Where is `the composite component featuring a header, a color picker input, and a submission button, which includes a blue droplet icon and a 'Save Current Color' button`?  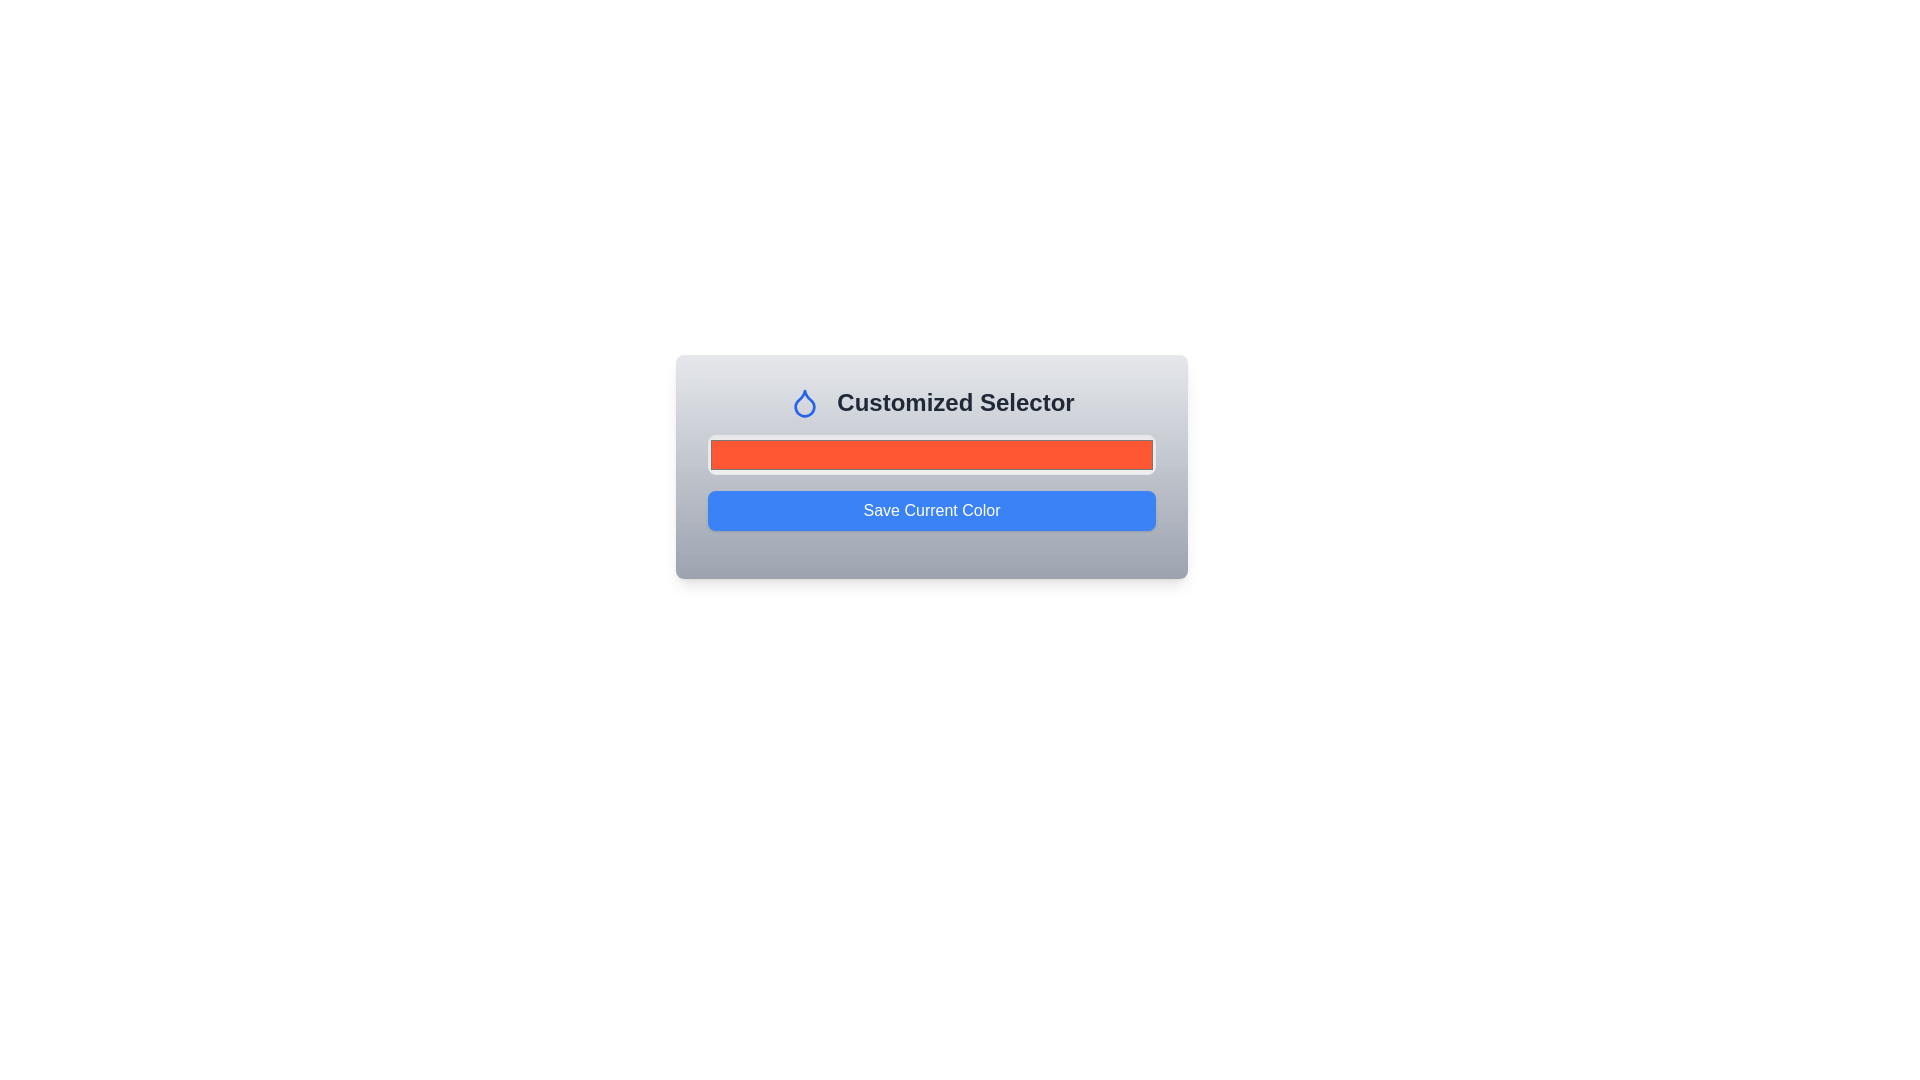
the composite component featuring a header, a color picker input, and a submission button, which includes a blue droplet icon and a 'Save Current Color' button is located at coordinates (930, 466).